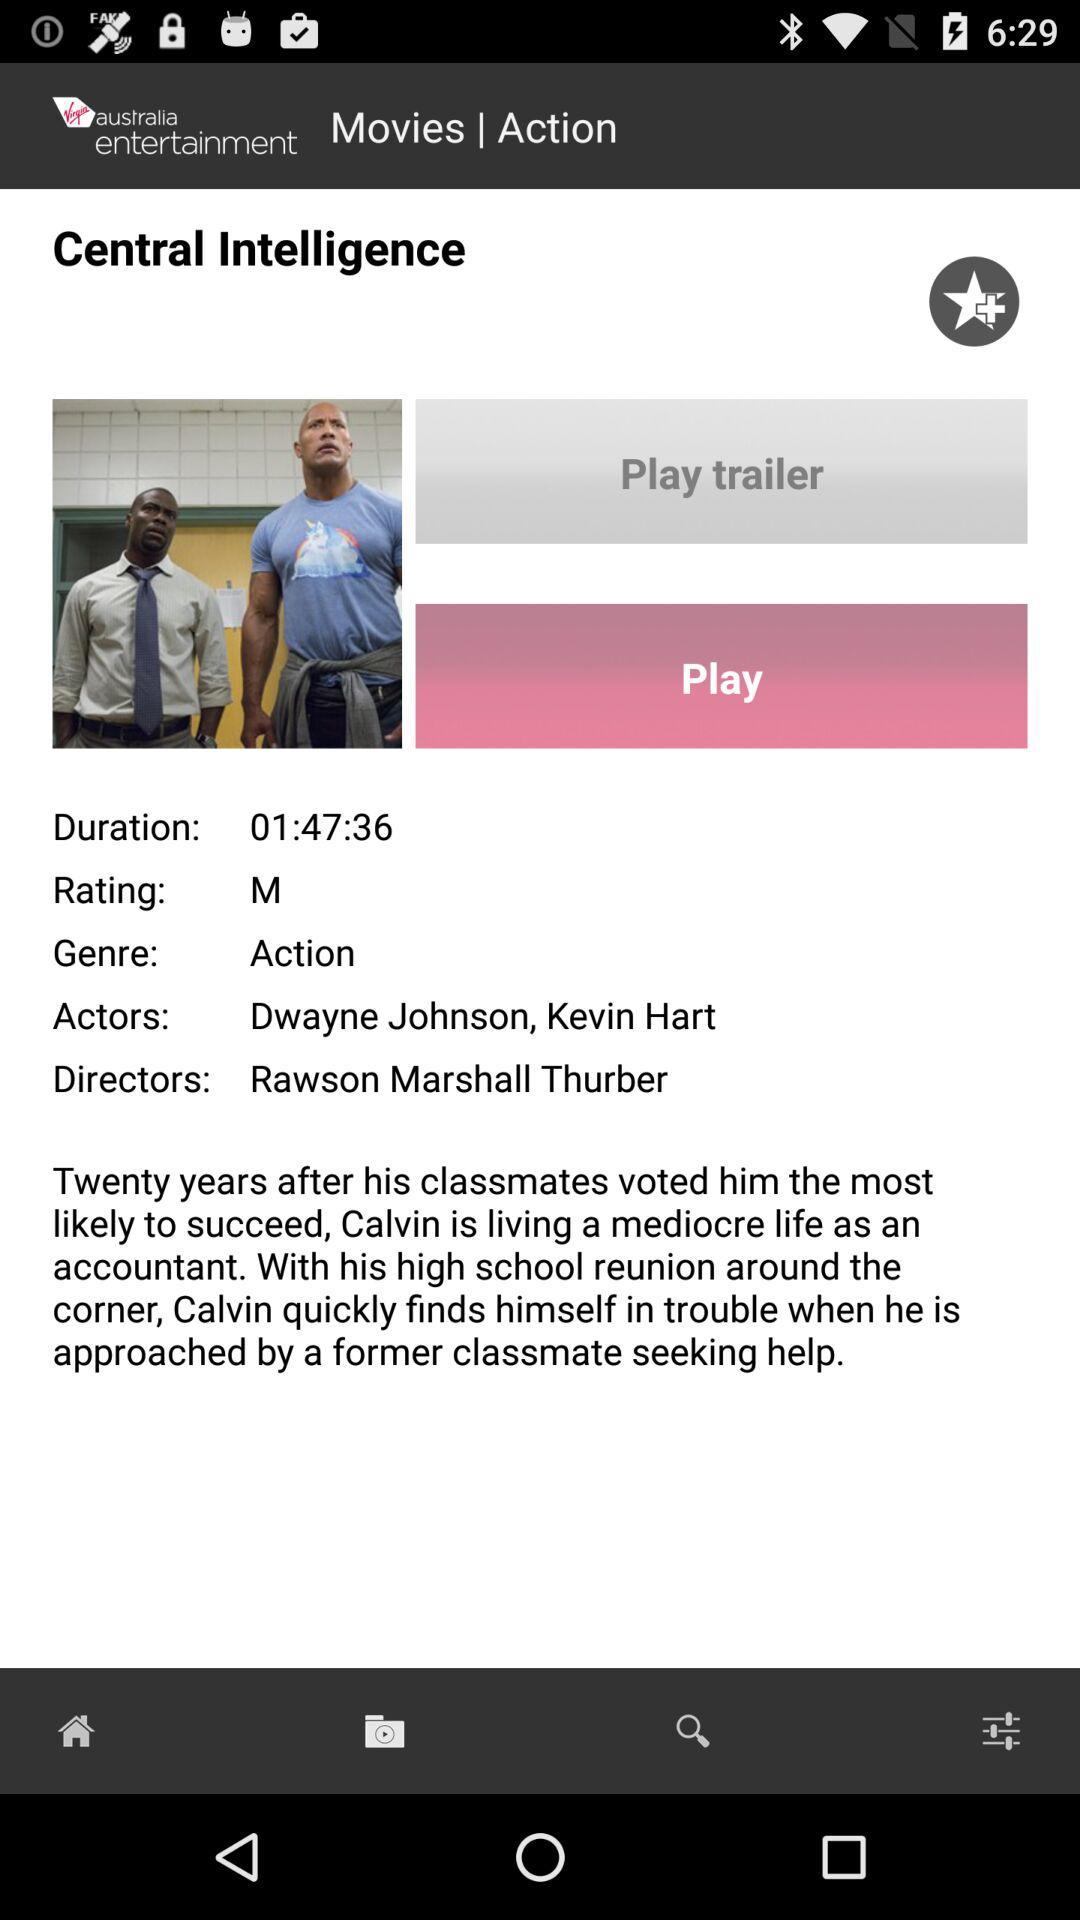 The height and width of the screenshot is (1920, 1080). I want to click on the star icon, so click(973, 299).